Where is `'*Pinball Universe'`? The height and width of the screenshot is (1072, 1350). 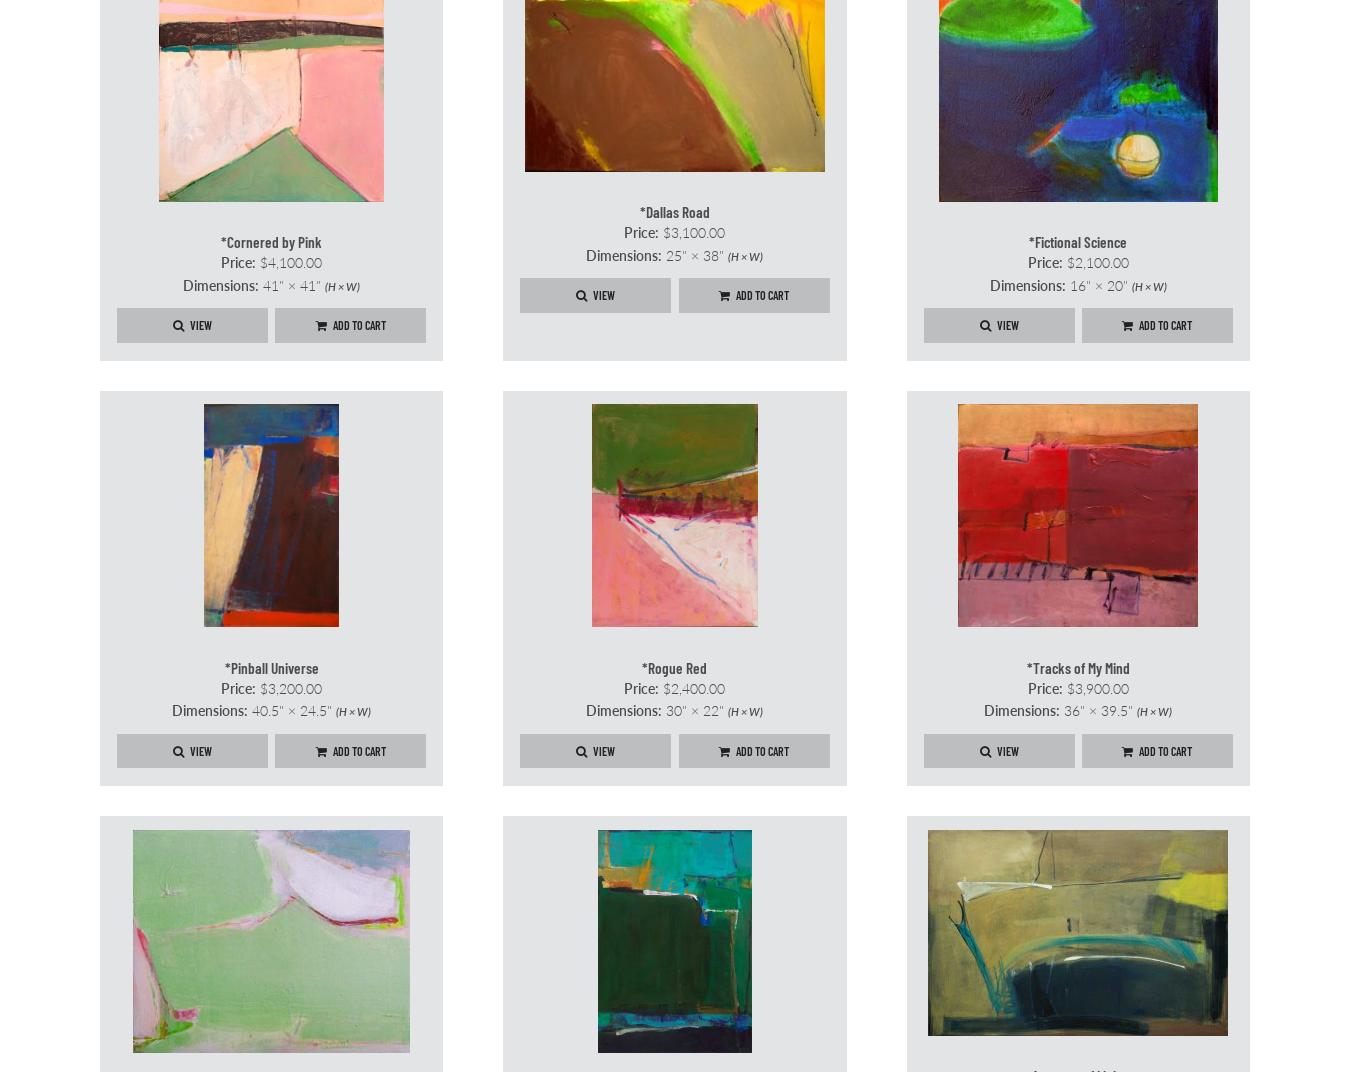
'*Pinball Universe' is located at coordinates (269, 666).